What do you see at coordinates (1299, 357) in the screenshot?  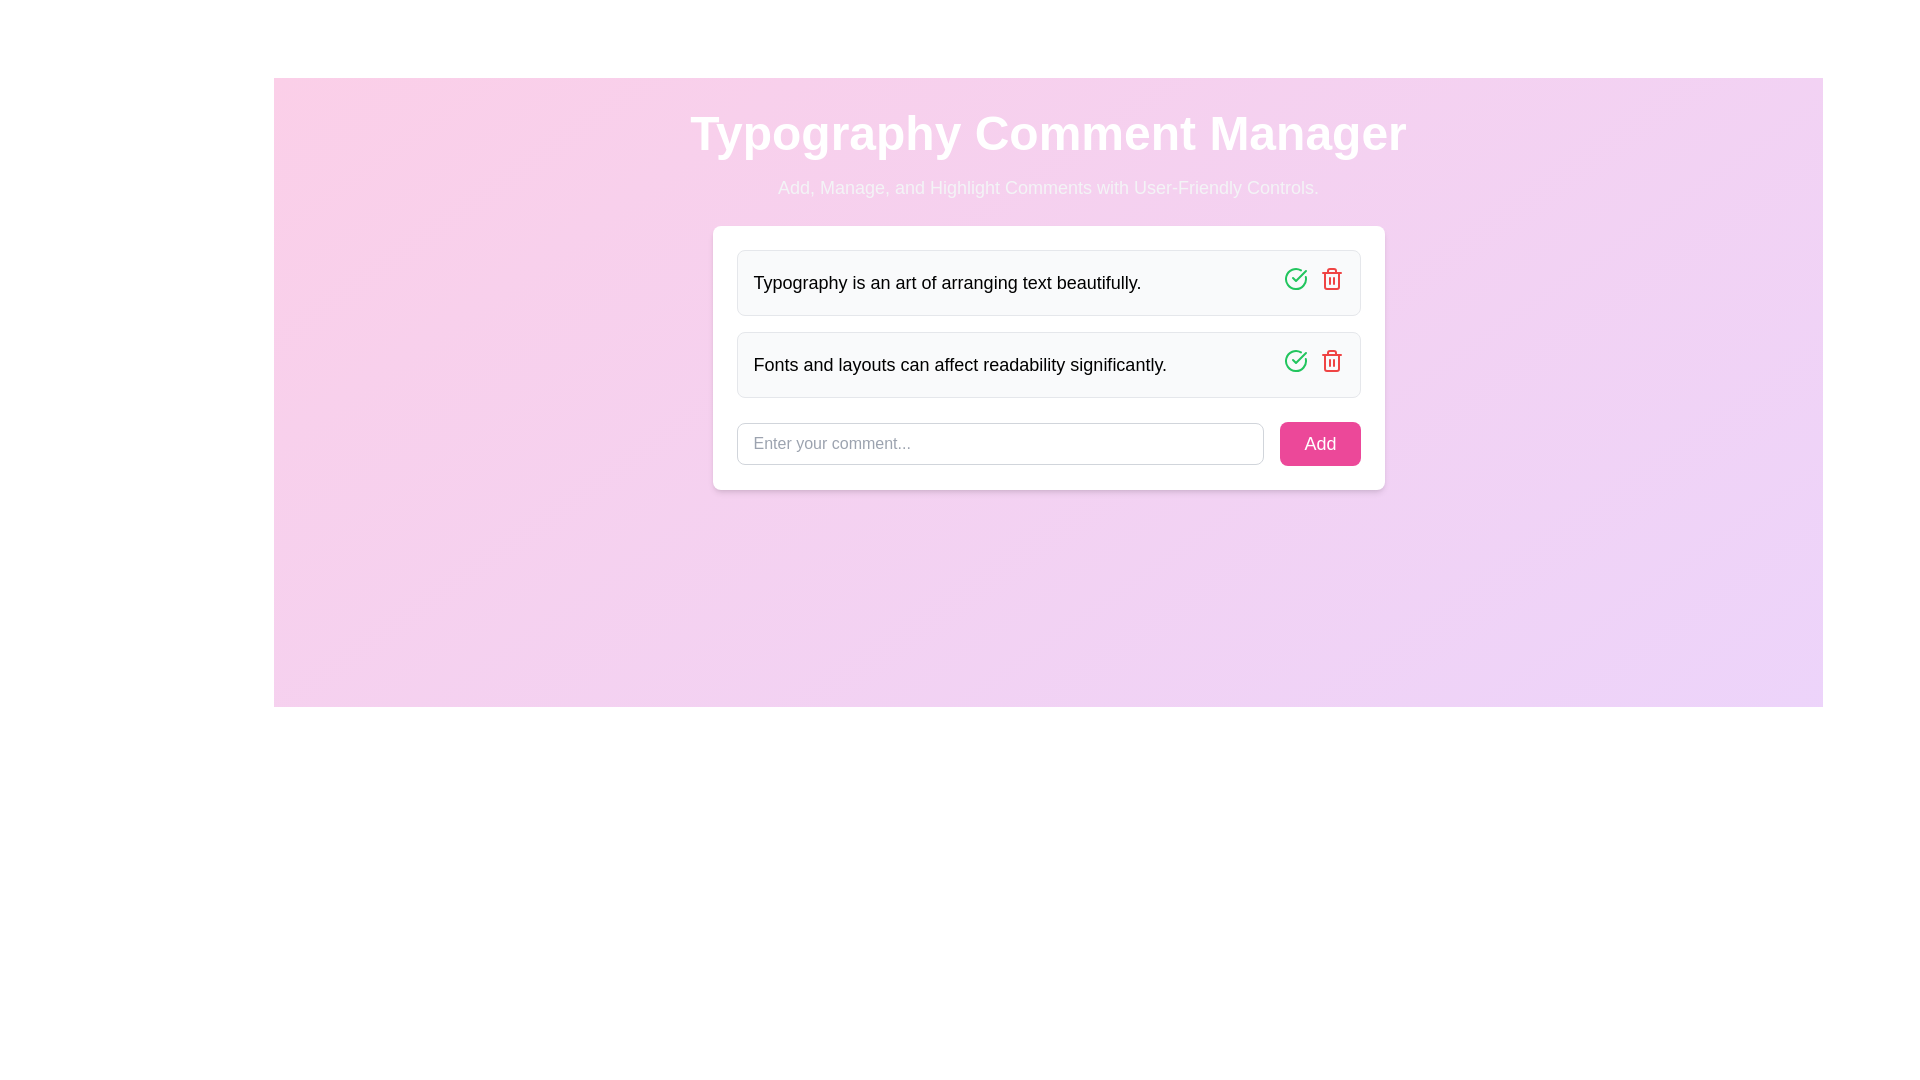 I see `the checkmark icon located to the right of the comment 'Typography is an art of arranging text beautifully' to mark the comment as approved` at bounding box center [1299, 357].